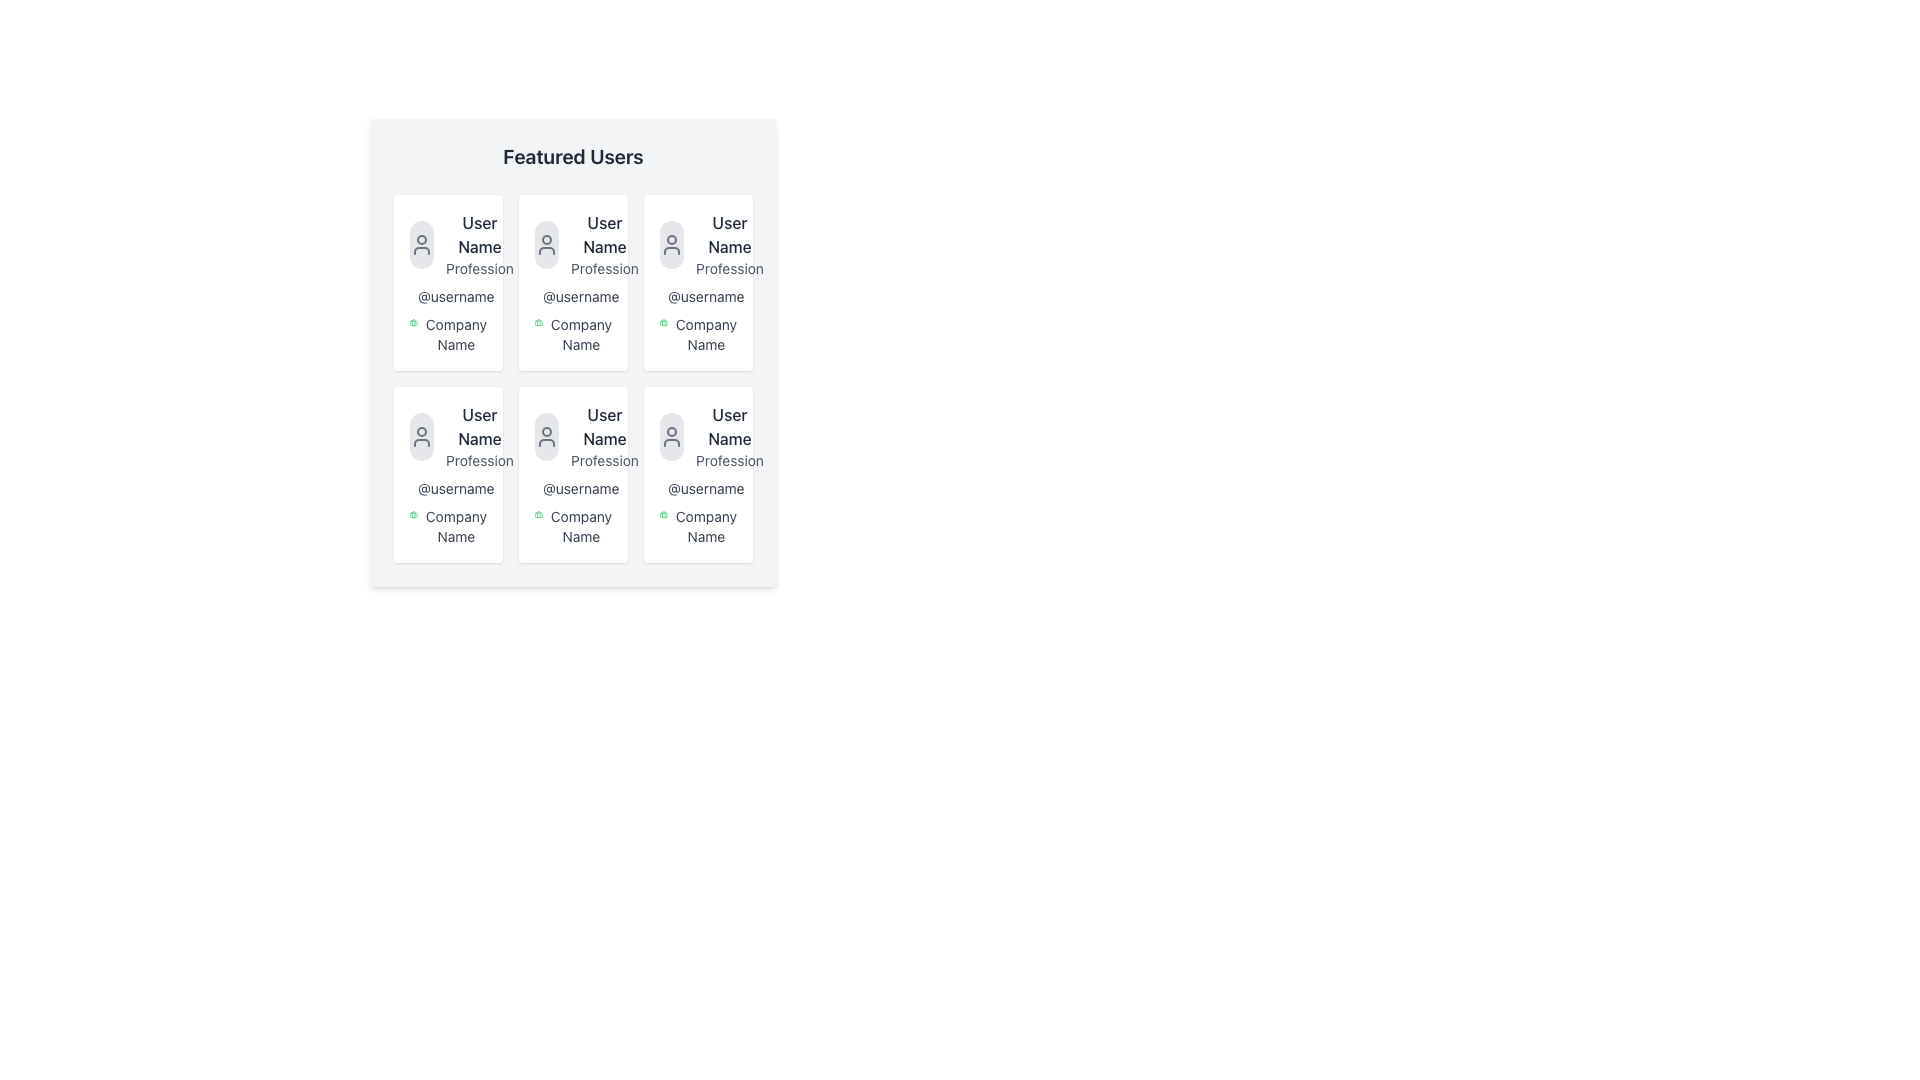  What do you see at coordinates (728, 234) in the screenshot?
I see `the user name text label located in the third card of the top row in the grid layout, which serves as an identifier for the associated user` at bounding box center [728, 234].